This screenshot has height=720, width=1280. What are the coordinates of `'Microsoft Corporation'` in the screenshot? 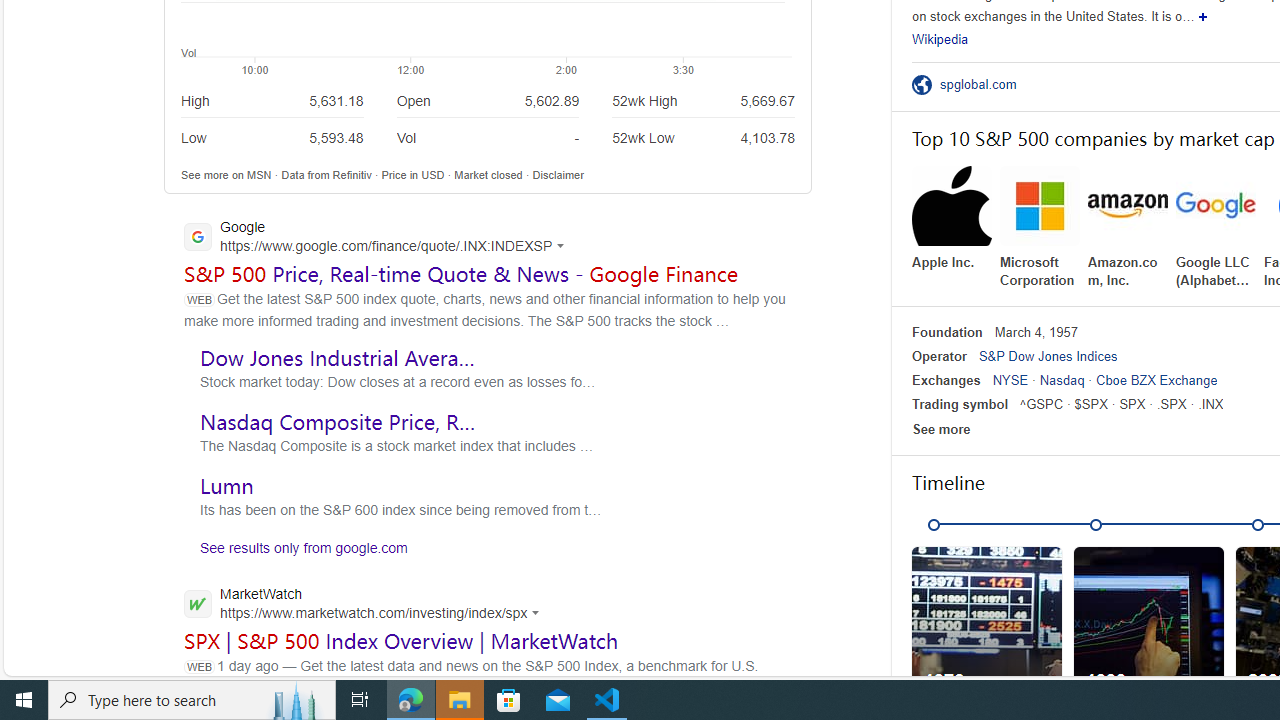 It's located at (1040, 227).